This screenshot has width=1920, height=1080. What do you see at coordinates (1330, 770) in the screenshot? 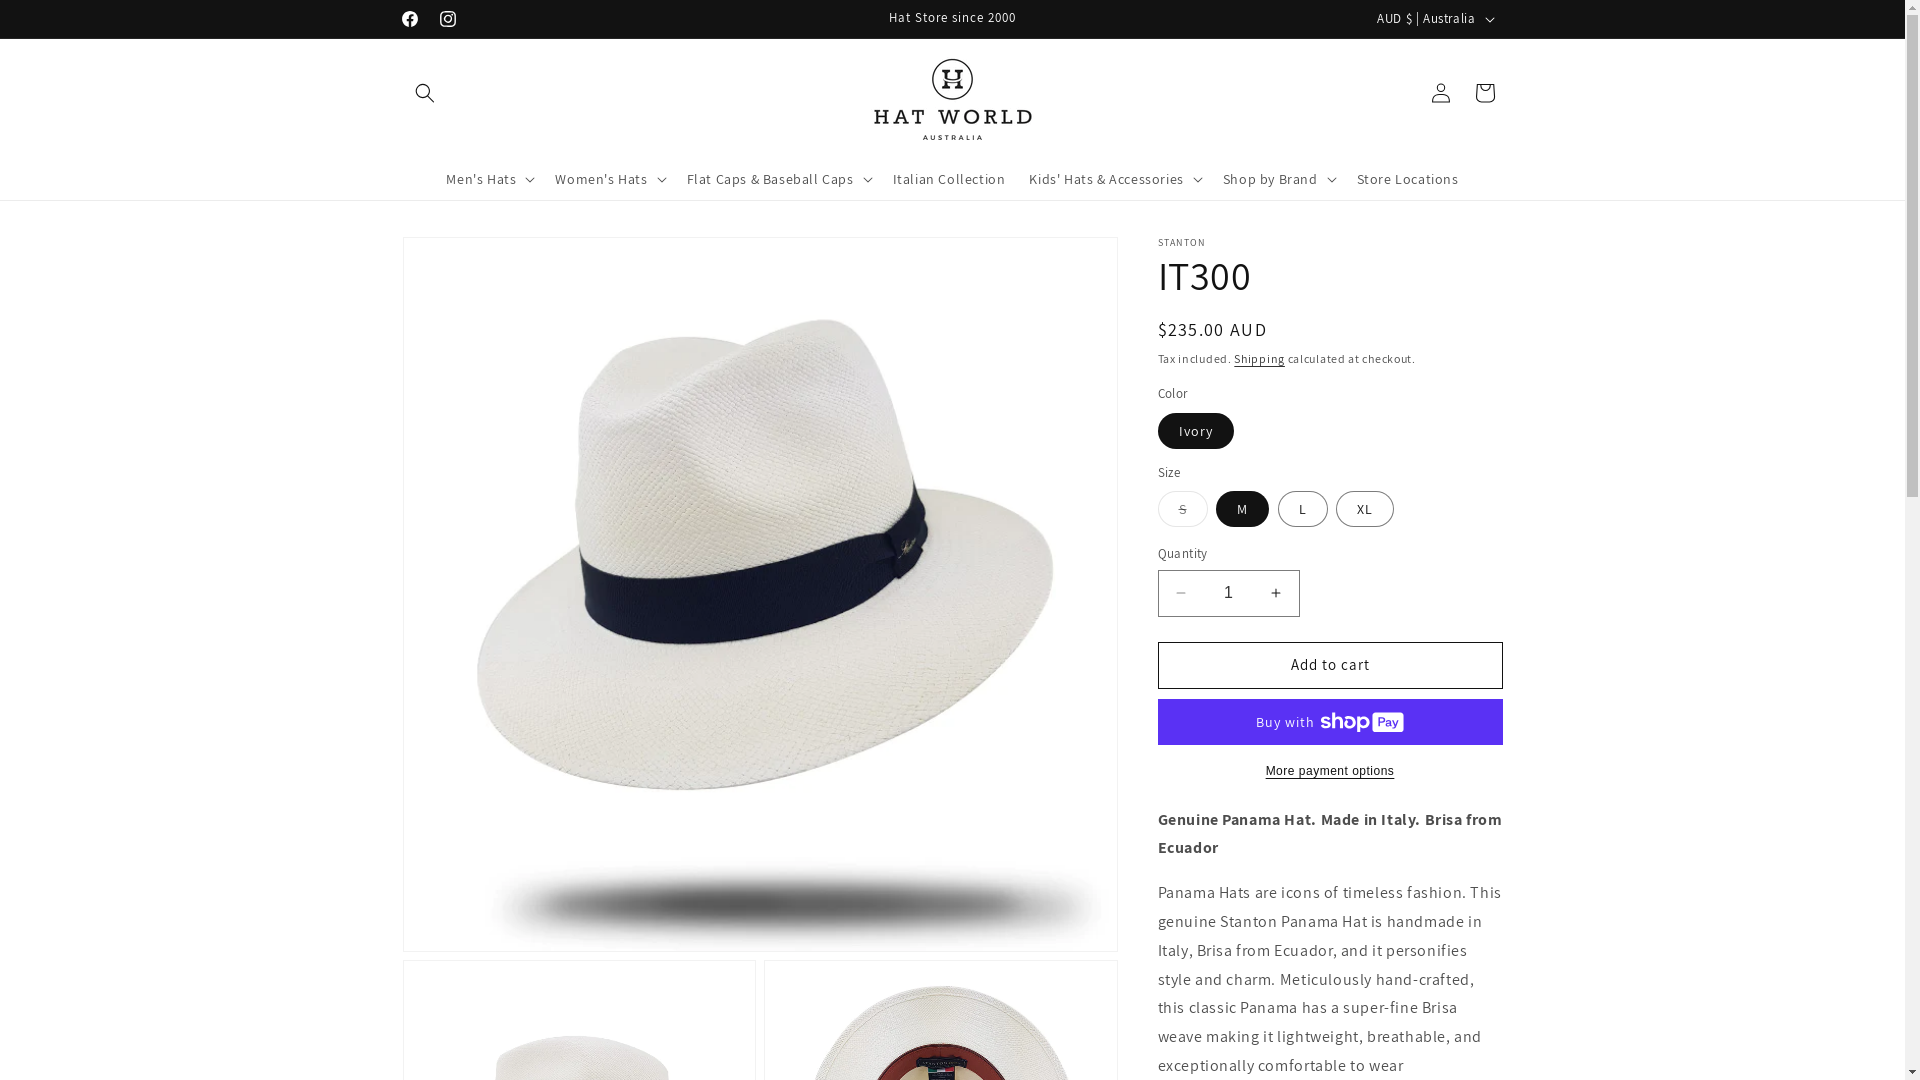
I see `'More payment options'` at bounding box center [1330, 770].